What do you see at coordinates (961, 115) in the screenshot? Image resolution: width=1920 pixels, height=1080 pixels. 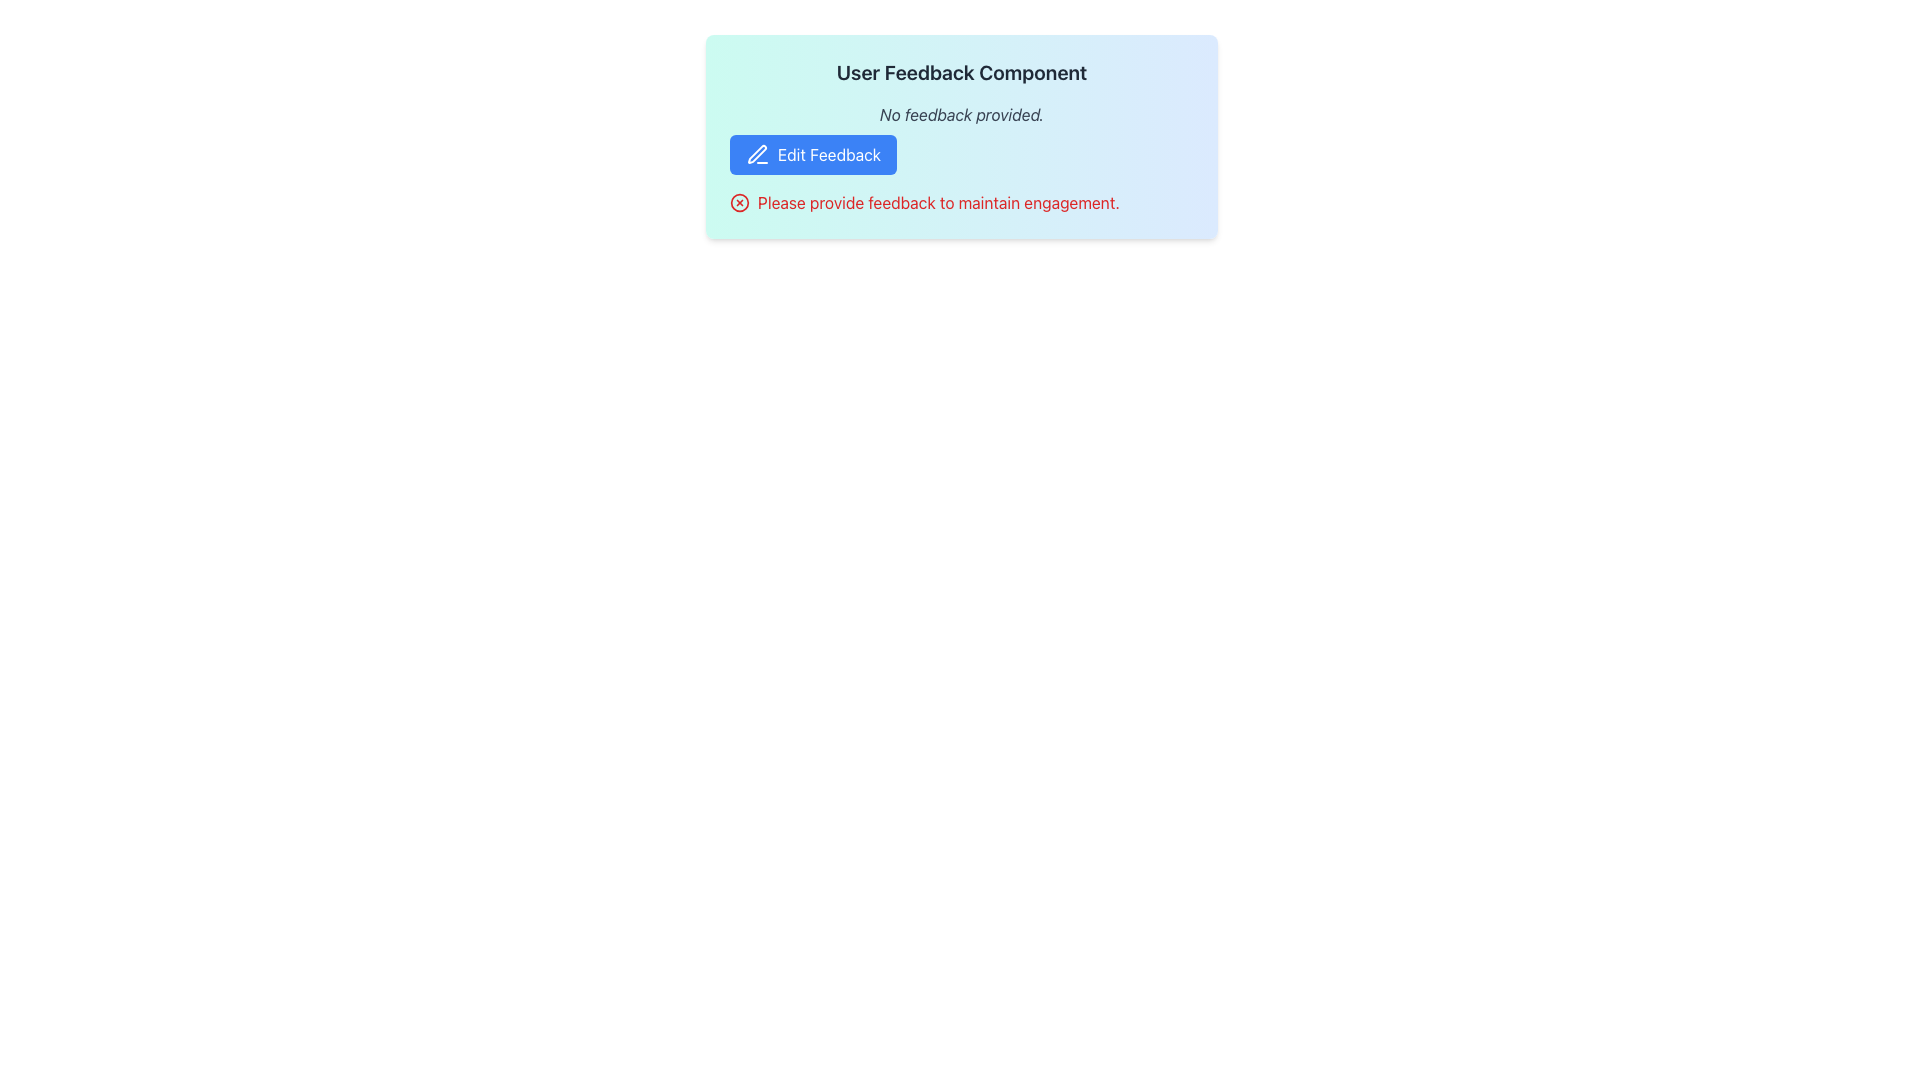 I see `the static text element that displays 'No feedback provided.' styled in italicized grayish font on a light blue background, located above the 'Edit Feedback' button` at bounding box center [961, 115].